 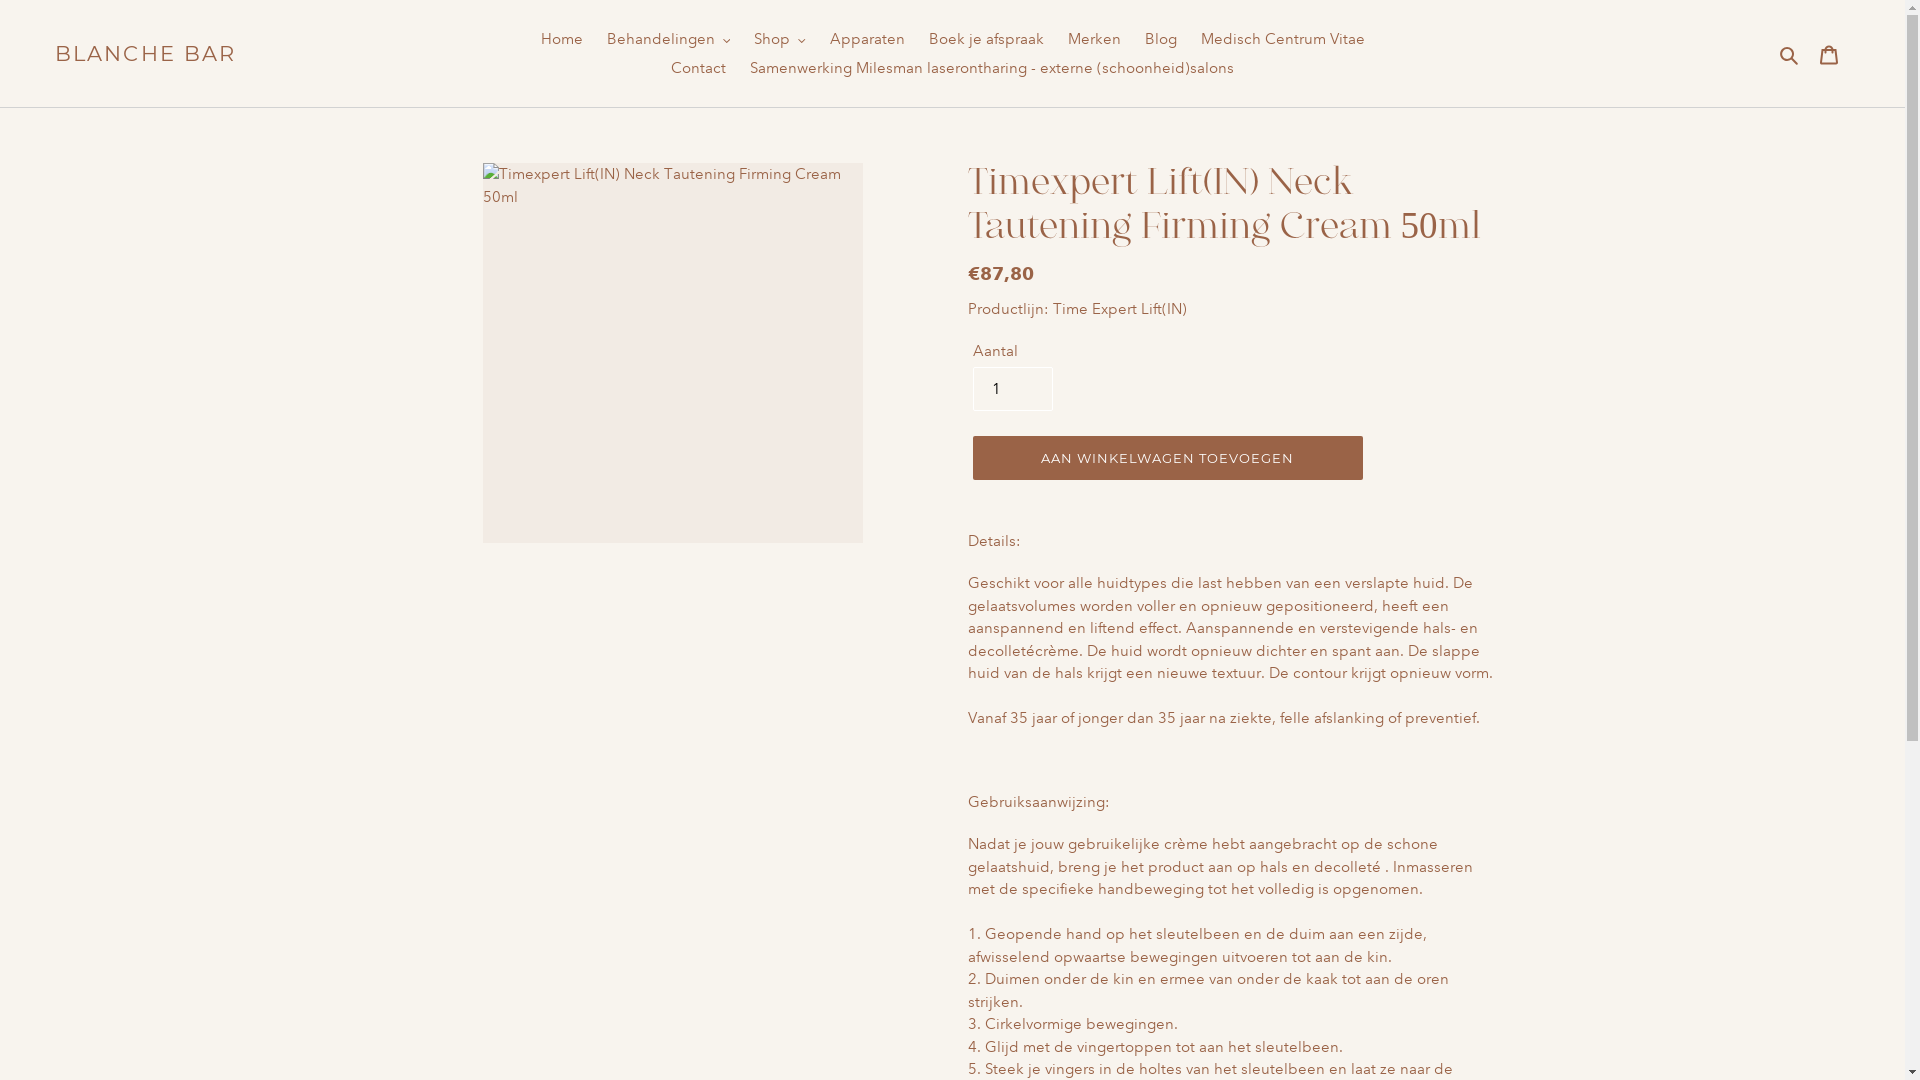 What do you see at coordinates (144, 52) in the screenshot?
I see `'BLANCHE BAR'` at bounding box center [144, 52].